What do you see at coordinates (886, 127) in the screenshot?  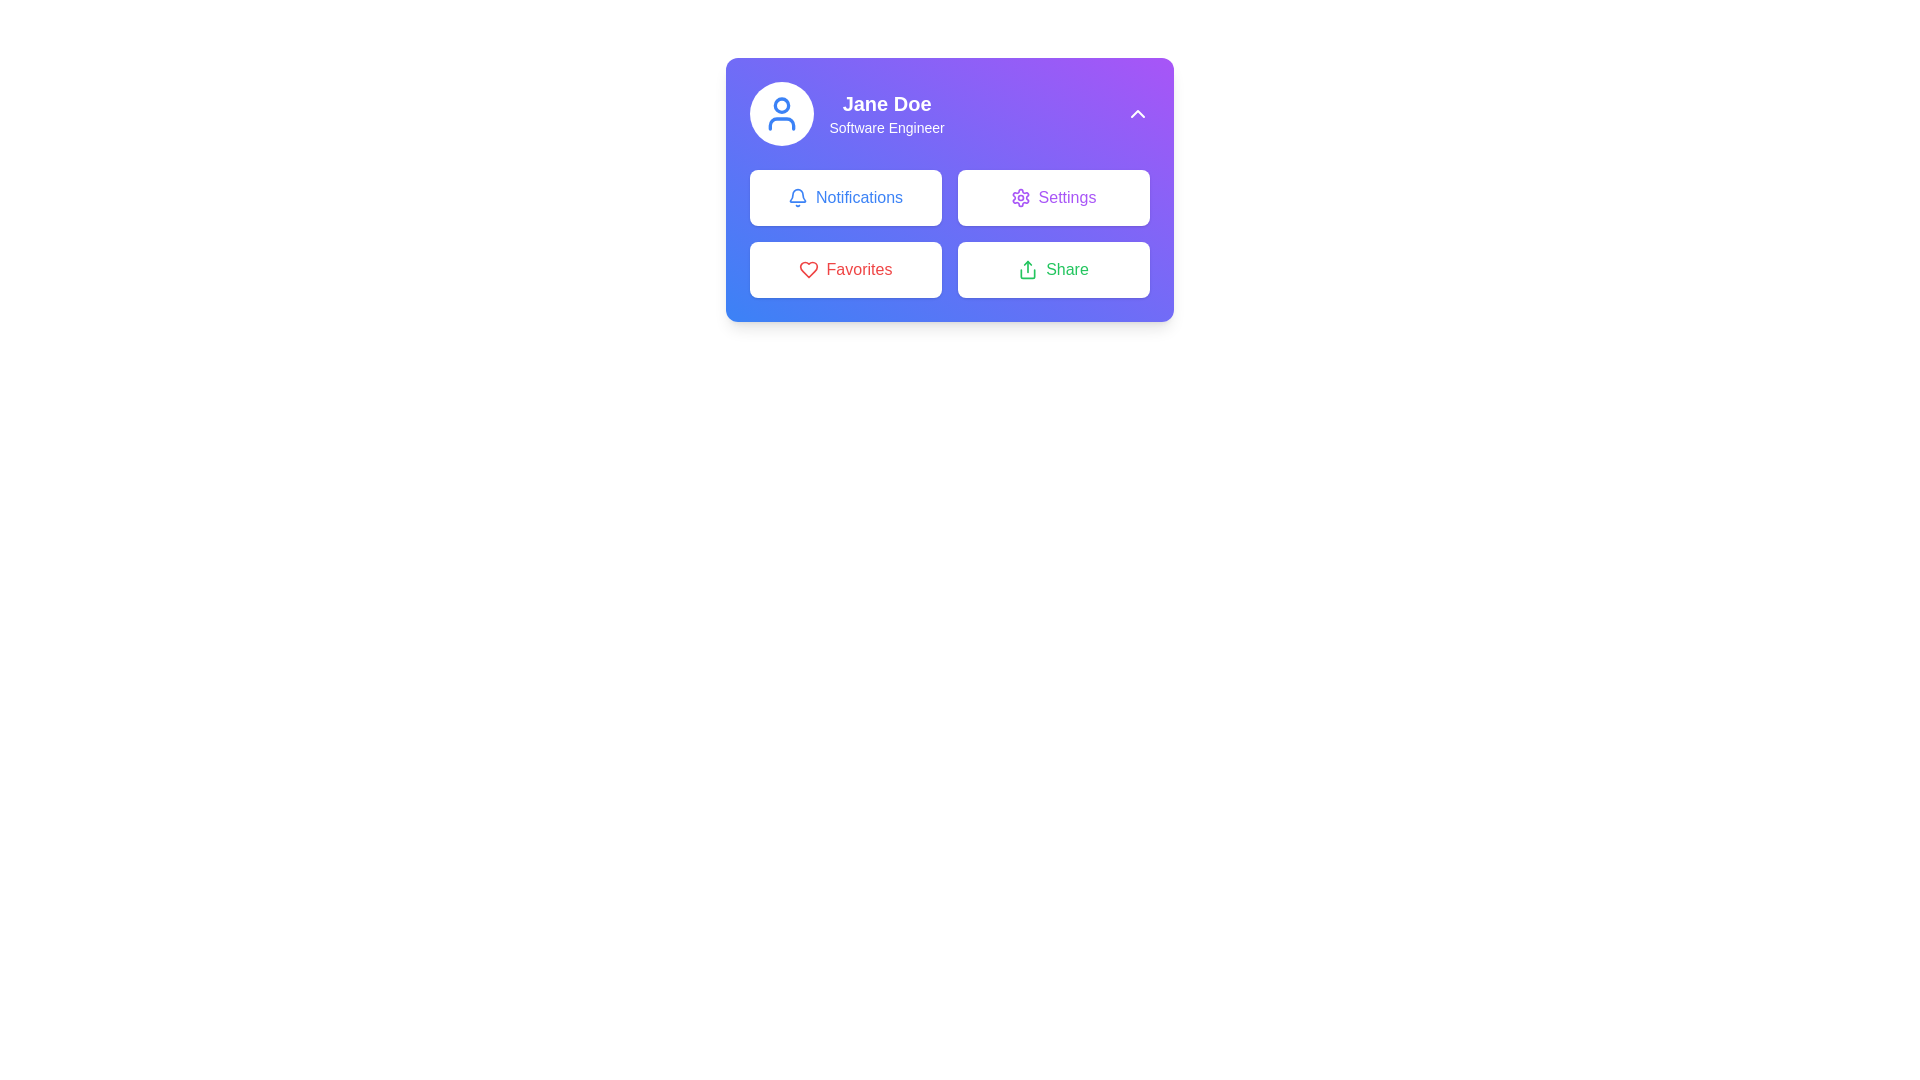 I see `the text element that reads 'Software Engineer', located beneath 'Jane Doe' within the profile card` at bounding box center [886, 127].